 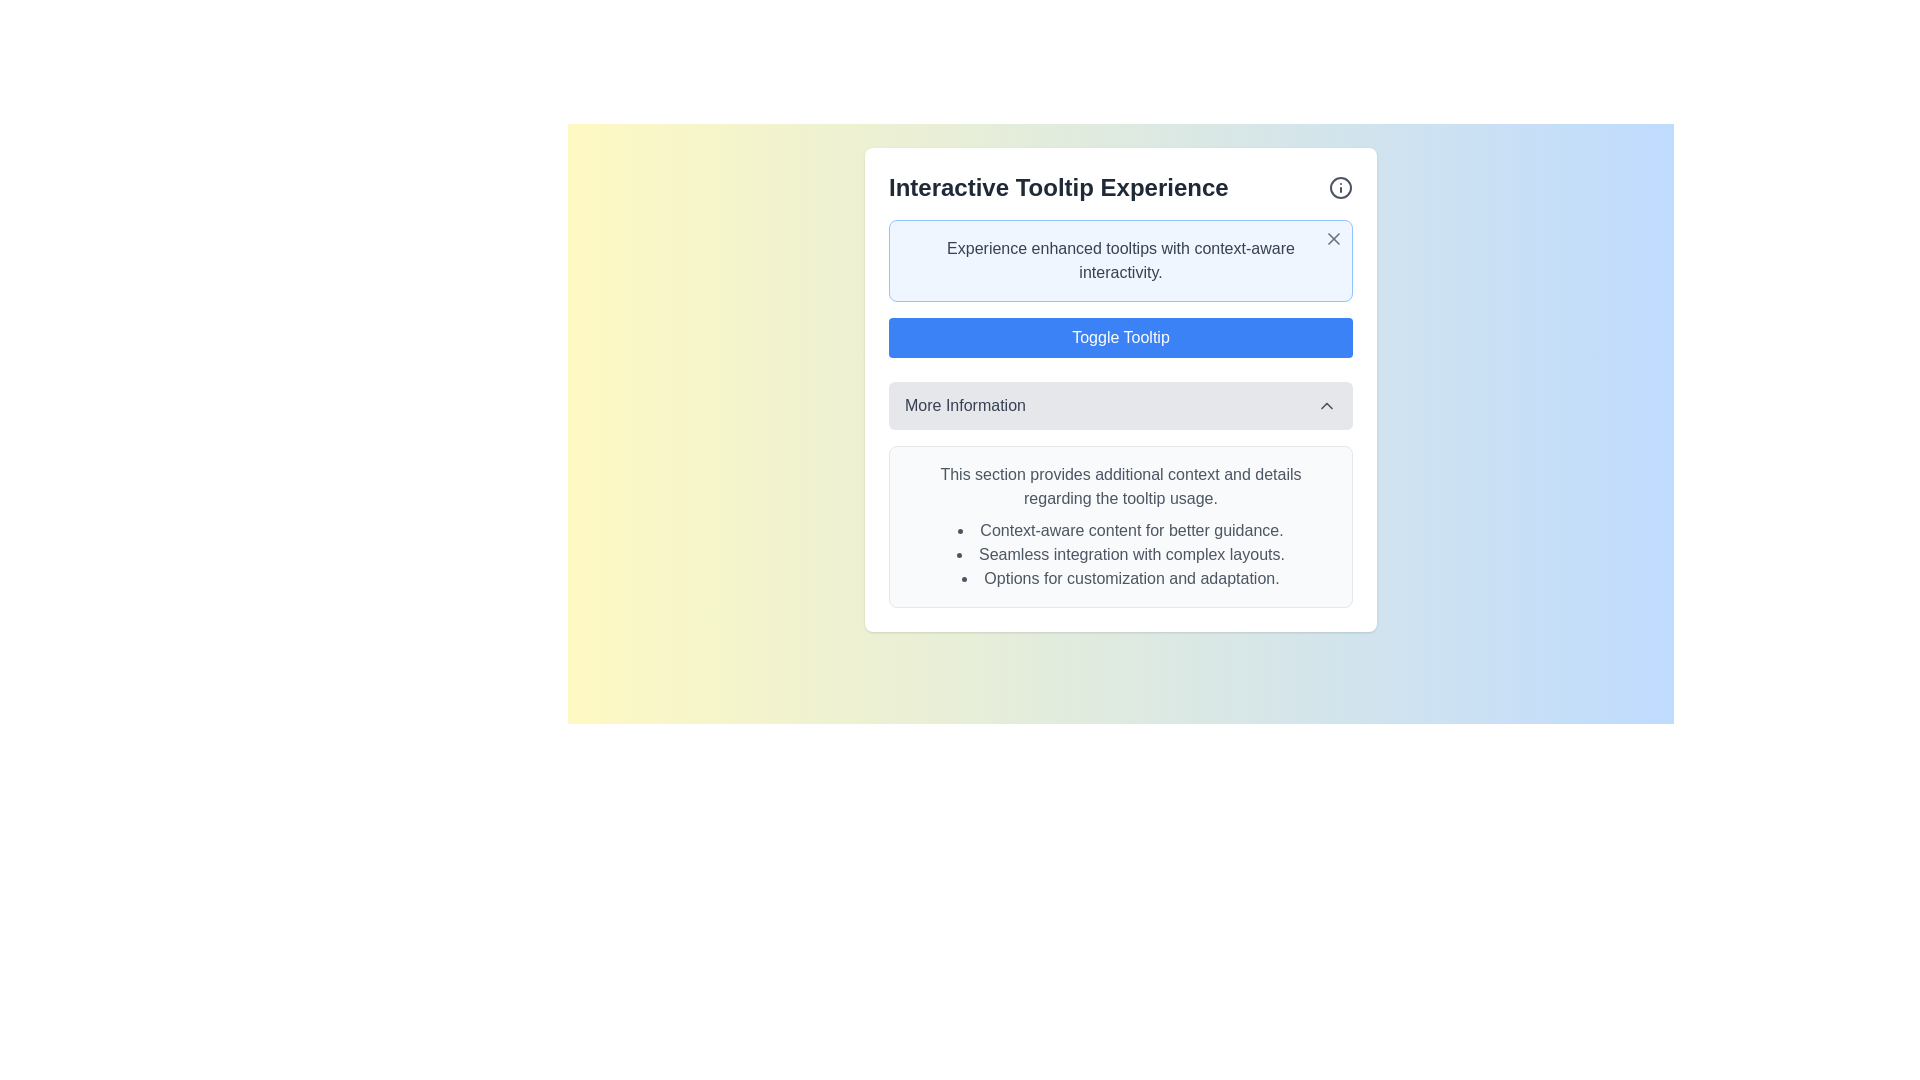 I want to click on the gray circular icon with an exclamation mark at its center, located at the top-right corner of the 'Interactive Tooltip Experience' section, so click(x=1340, y=188).